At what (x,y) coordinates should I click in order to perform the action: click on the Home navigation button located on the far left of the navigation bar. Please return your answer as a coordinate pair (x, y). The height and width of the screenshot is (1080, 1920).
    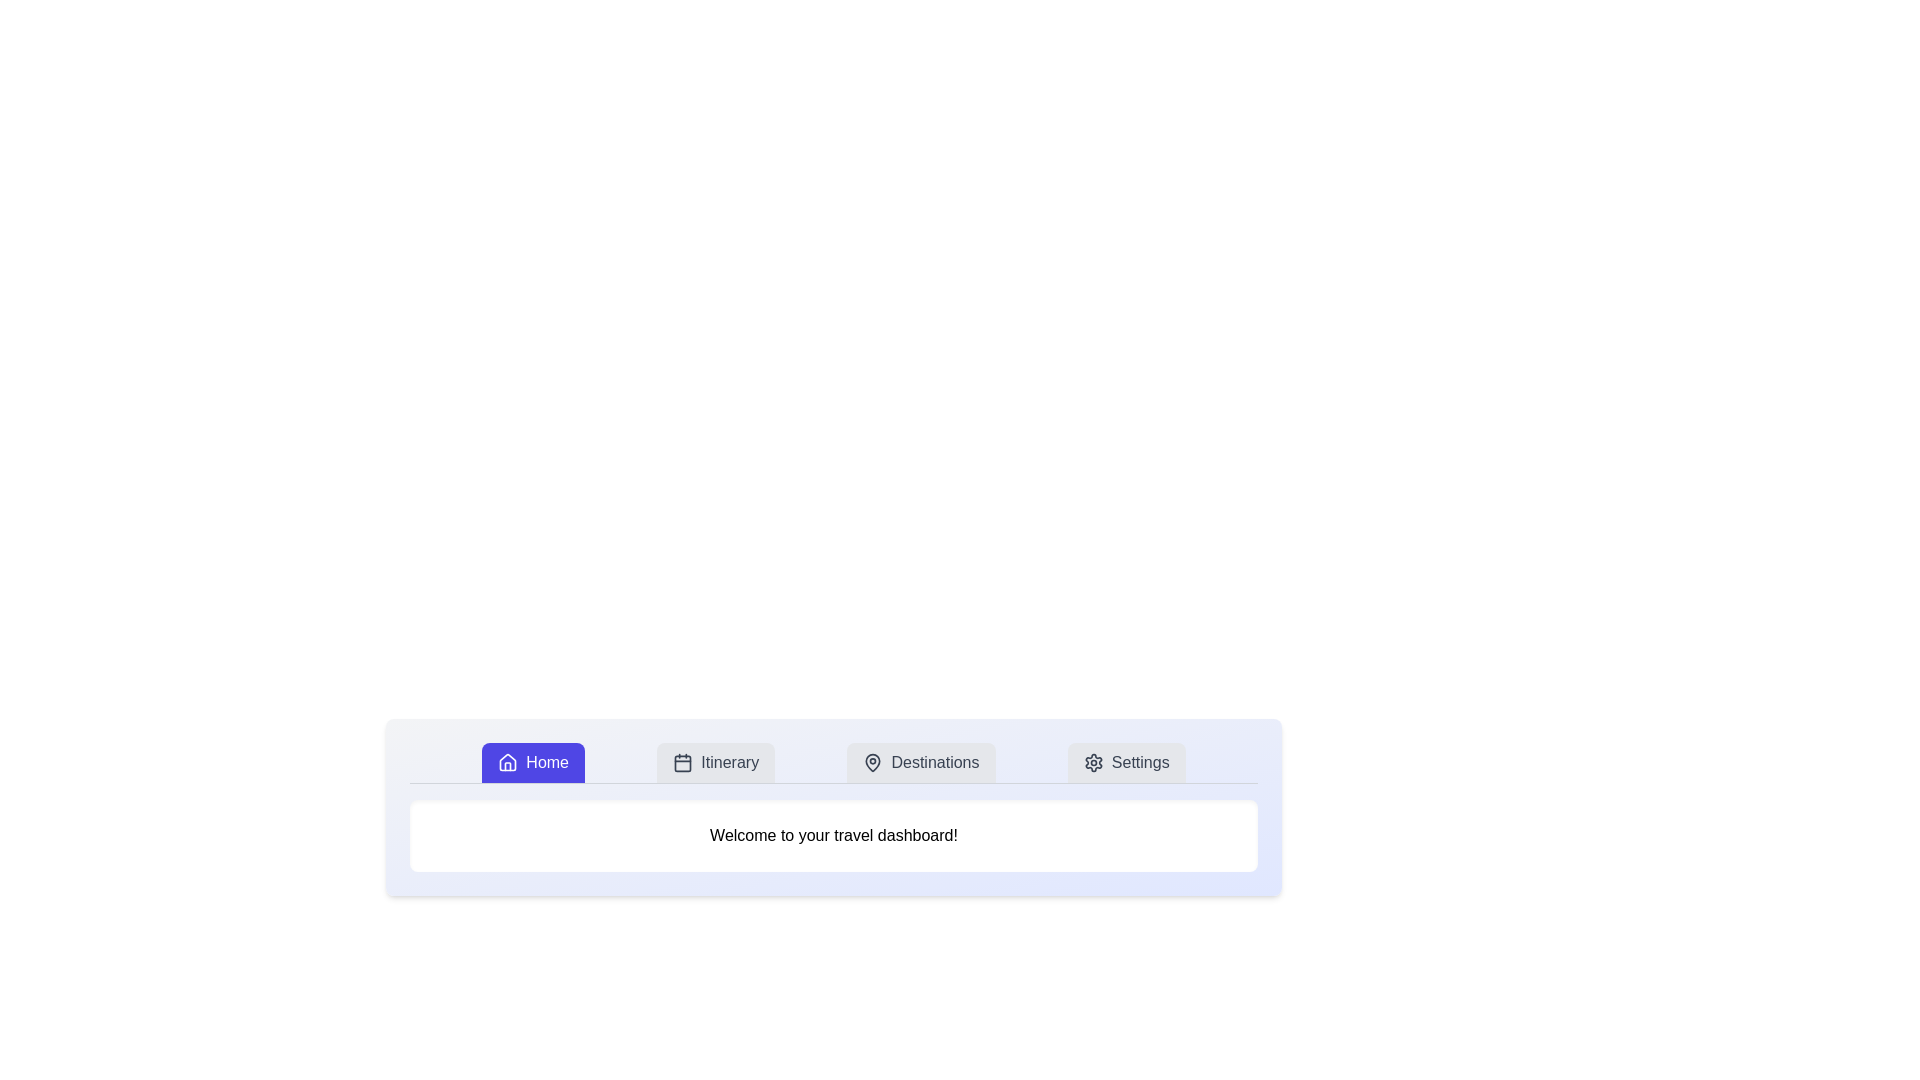
    Looking at the image, I should click on (533, 763).